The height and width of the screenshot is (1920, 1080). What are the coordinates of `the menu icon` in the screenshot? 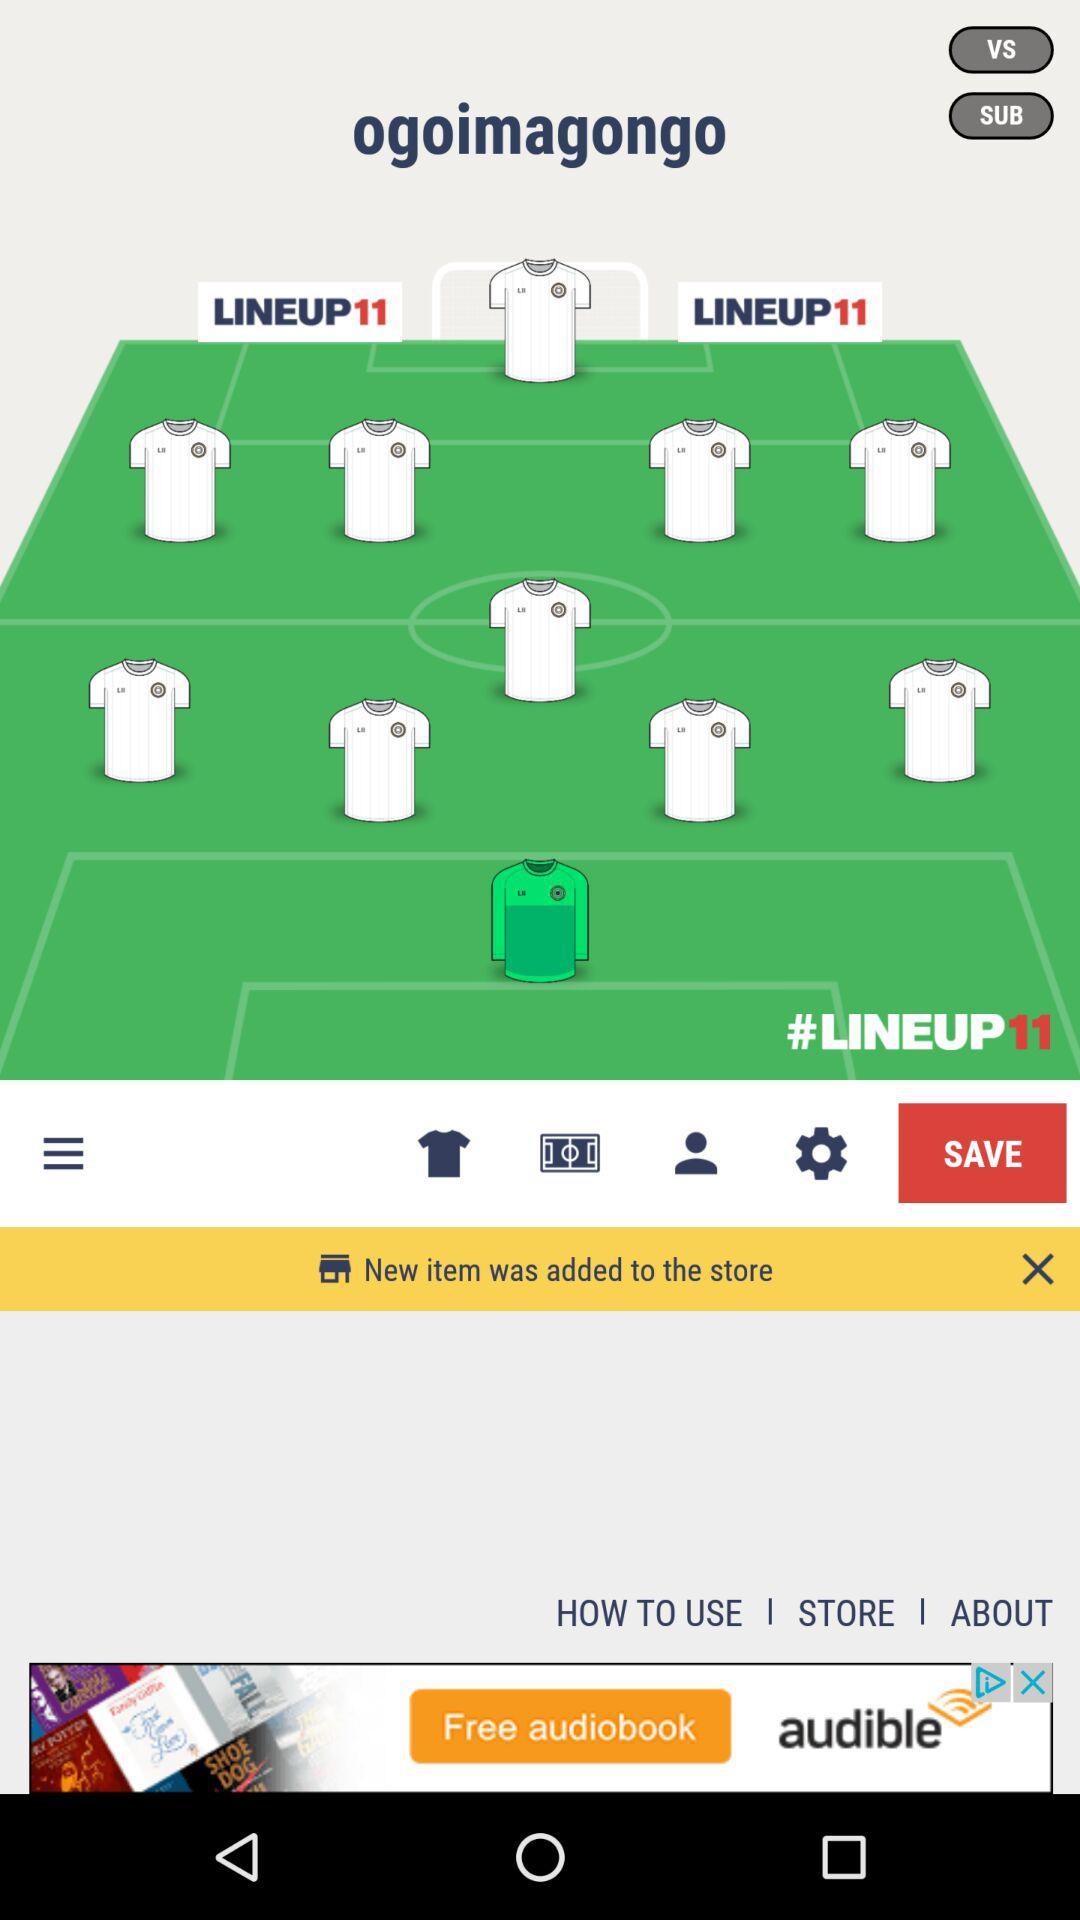 It's located at (61, 1153).